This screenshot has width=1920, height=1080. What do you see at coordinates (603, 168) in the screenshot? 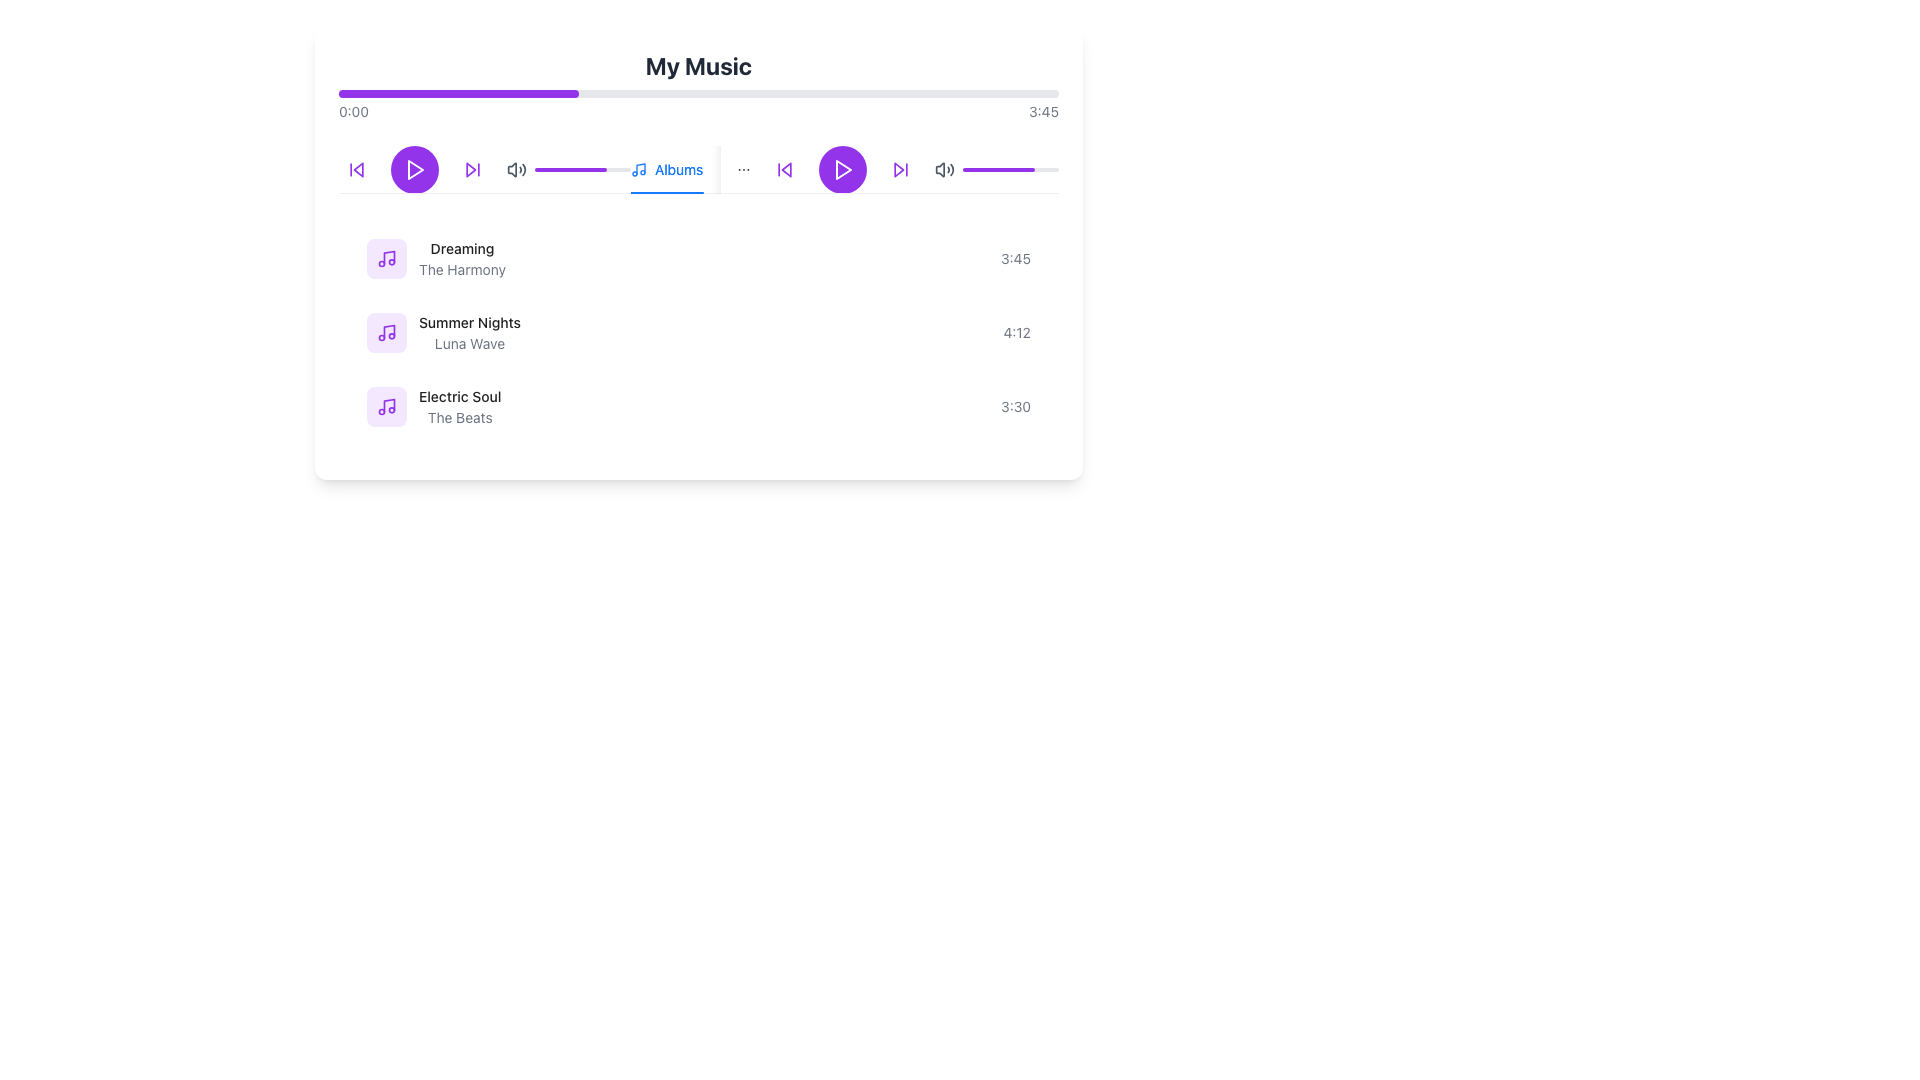
I see `playback position` at bounding box center [603, 168].